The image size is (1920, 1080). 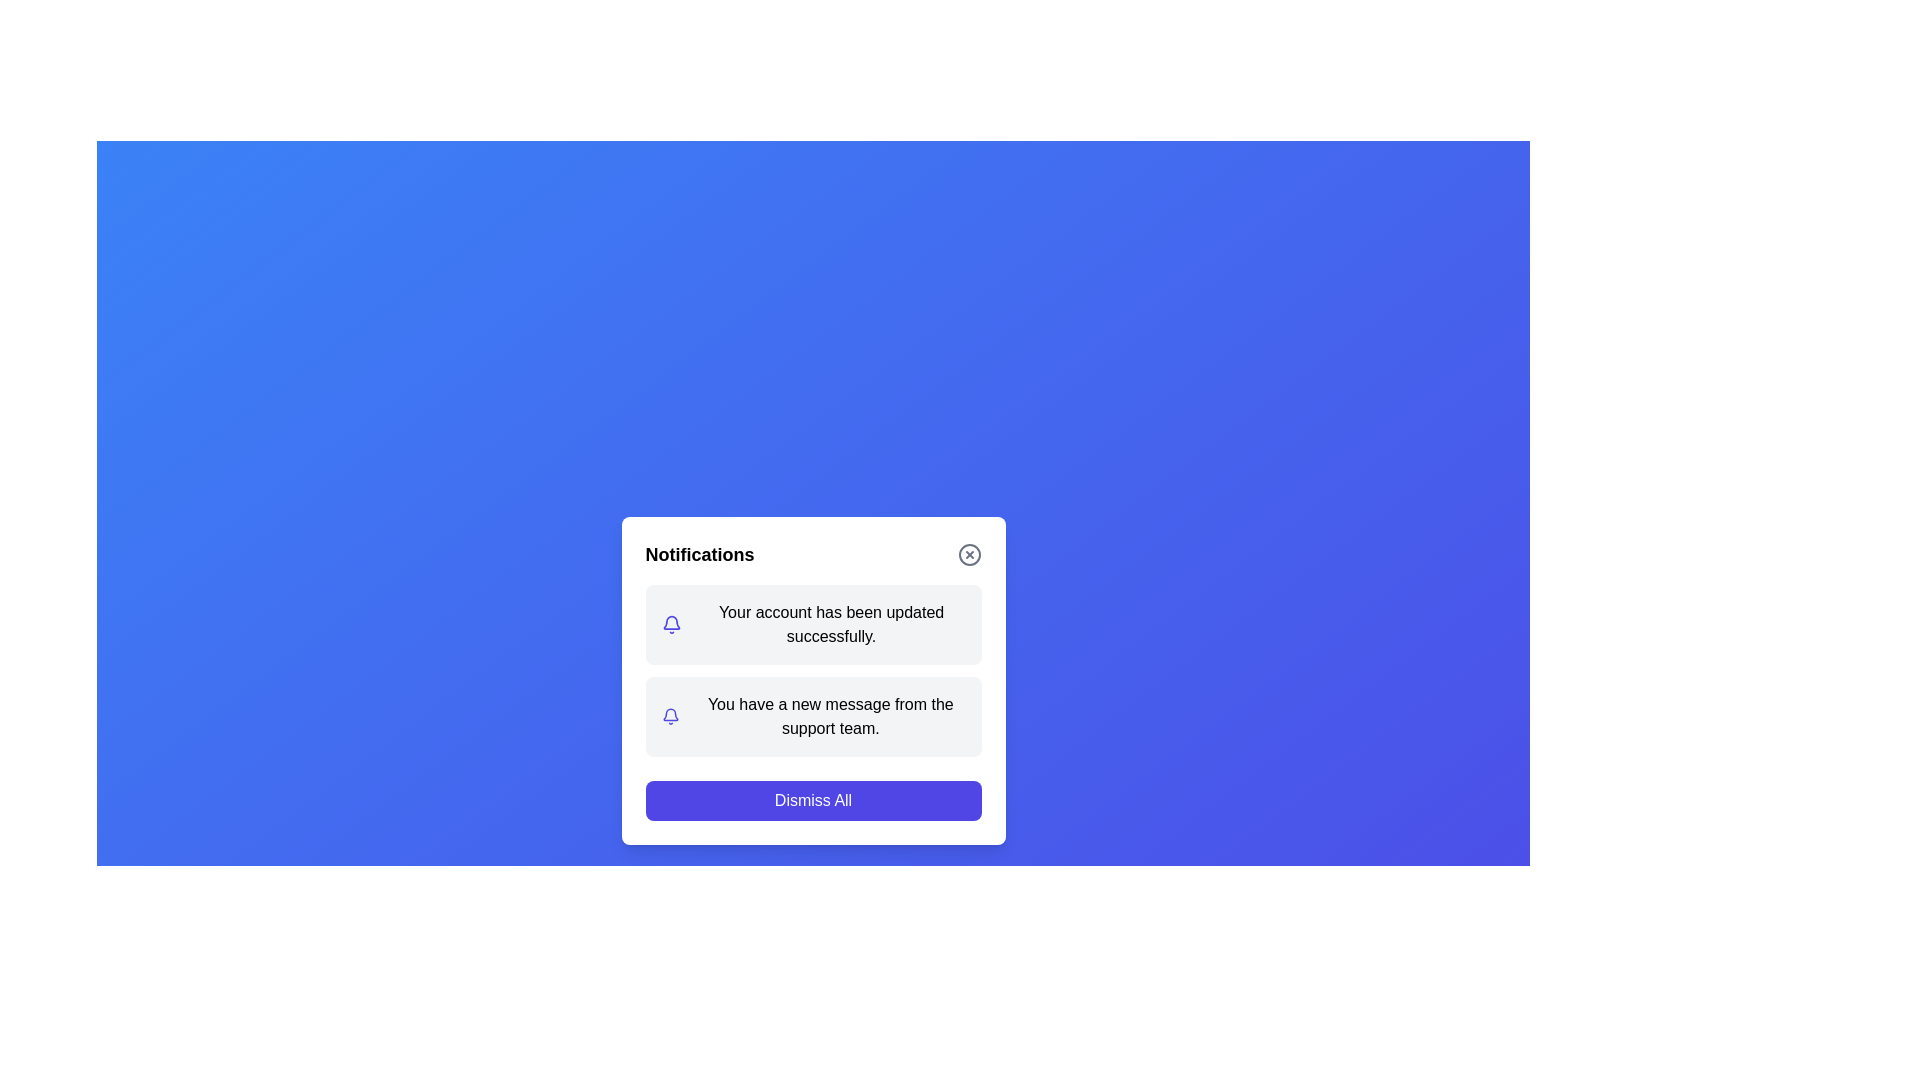 What do you see at coordinates (969, 555) in the screenshot?
I see `the circular icon button located` at bounding box center [969, 555].